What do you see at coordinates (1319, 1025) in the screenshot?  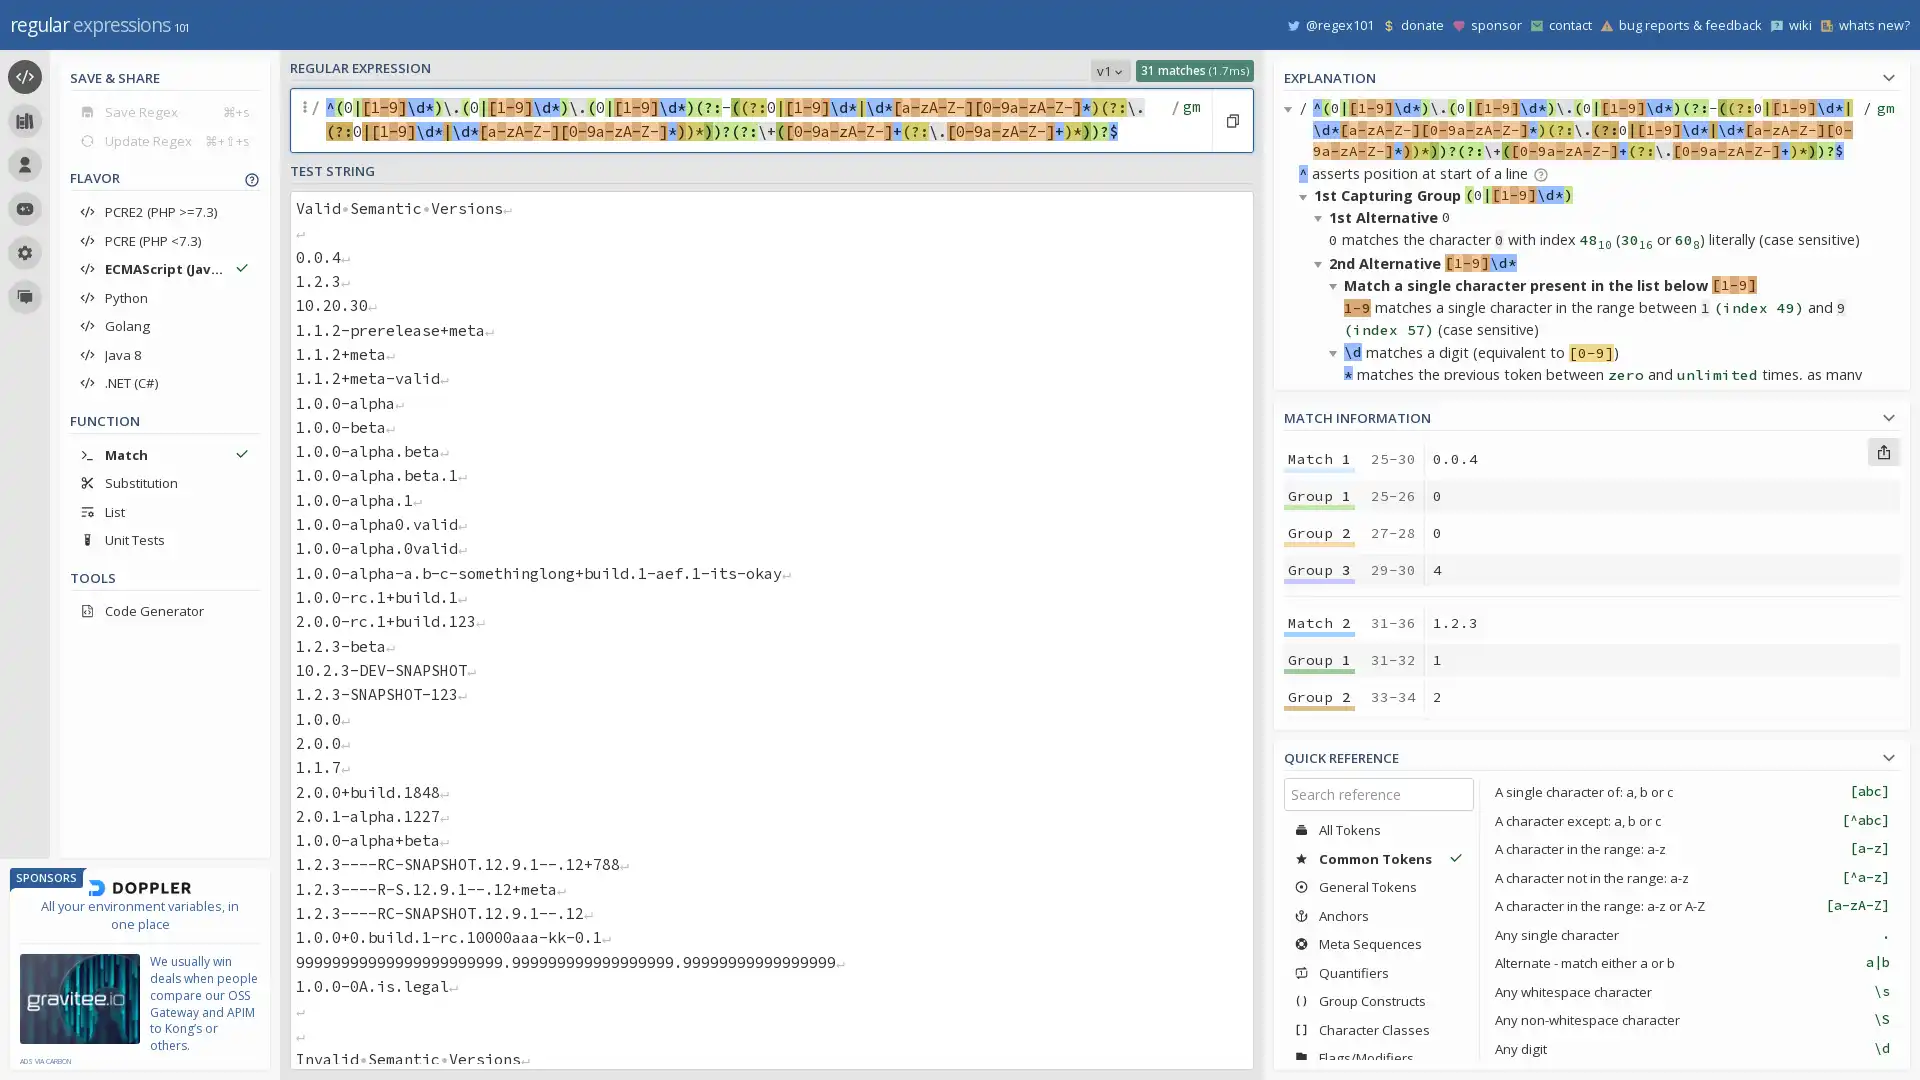 I see `Group 2` at bounding box center [1319, 1025].